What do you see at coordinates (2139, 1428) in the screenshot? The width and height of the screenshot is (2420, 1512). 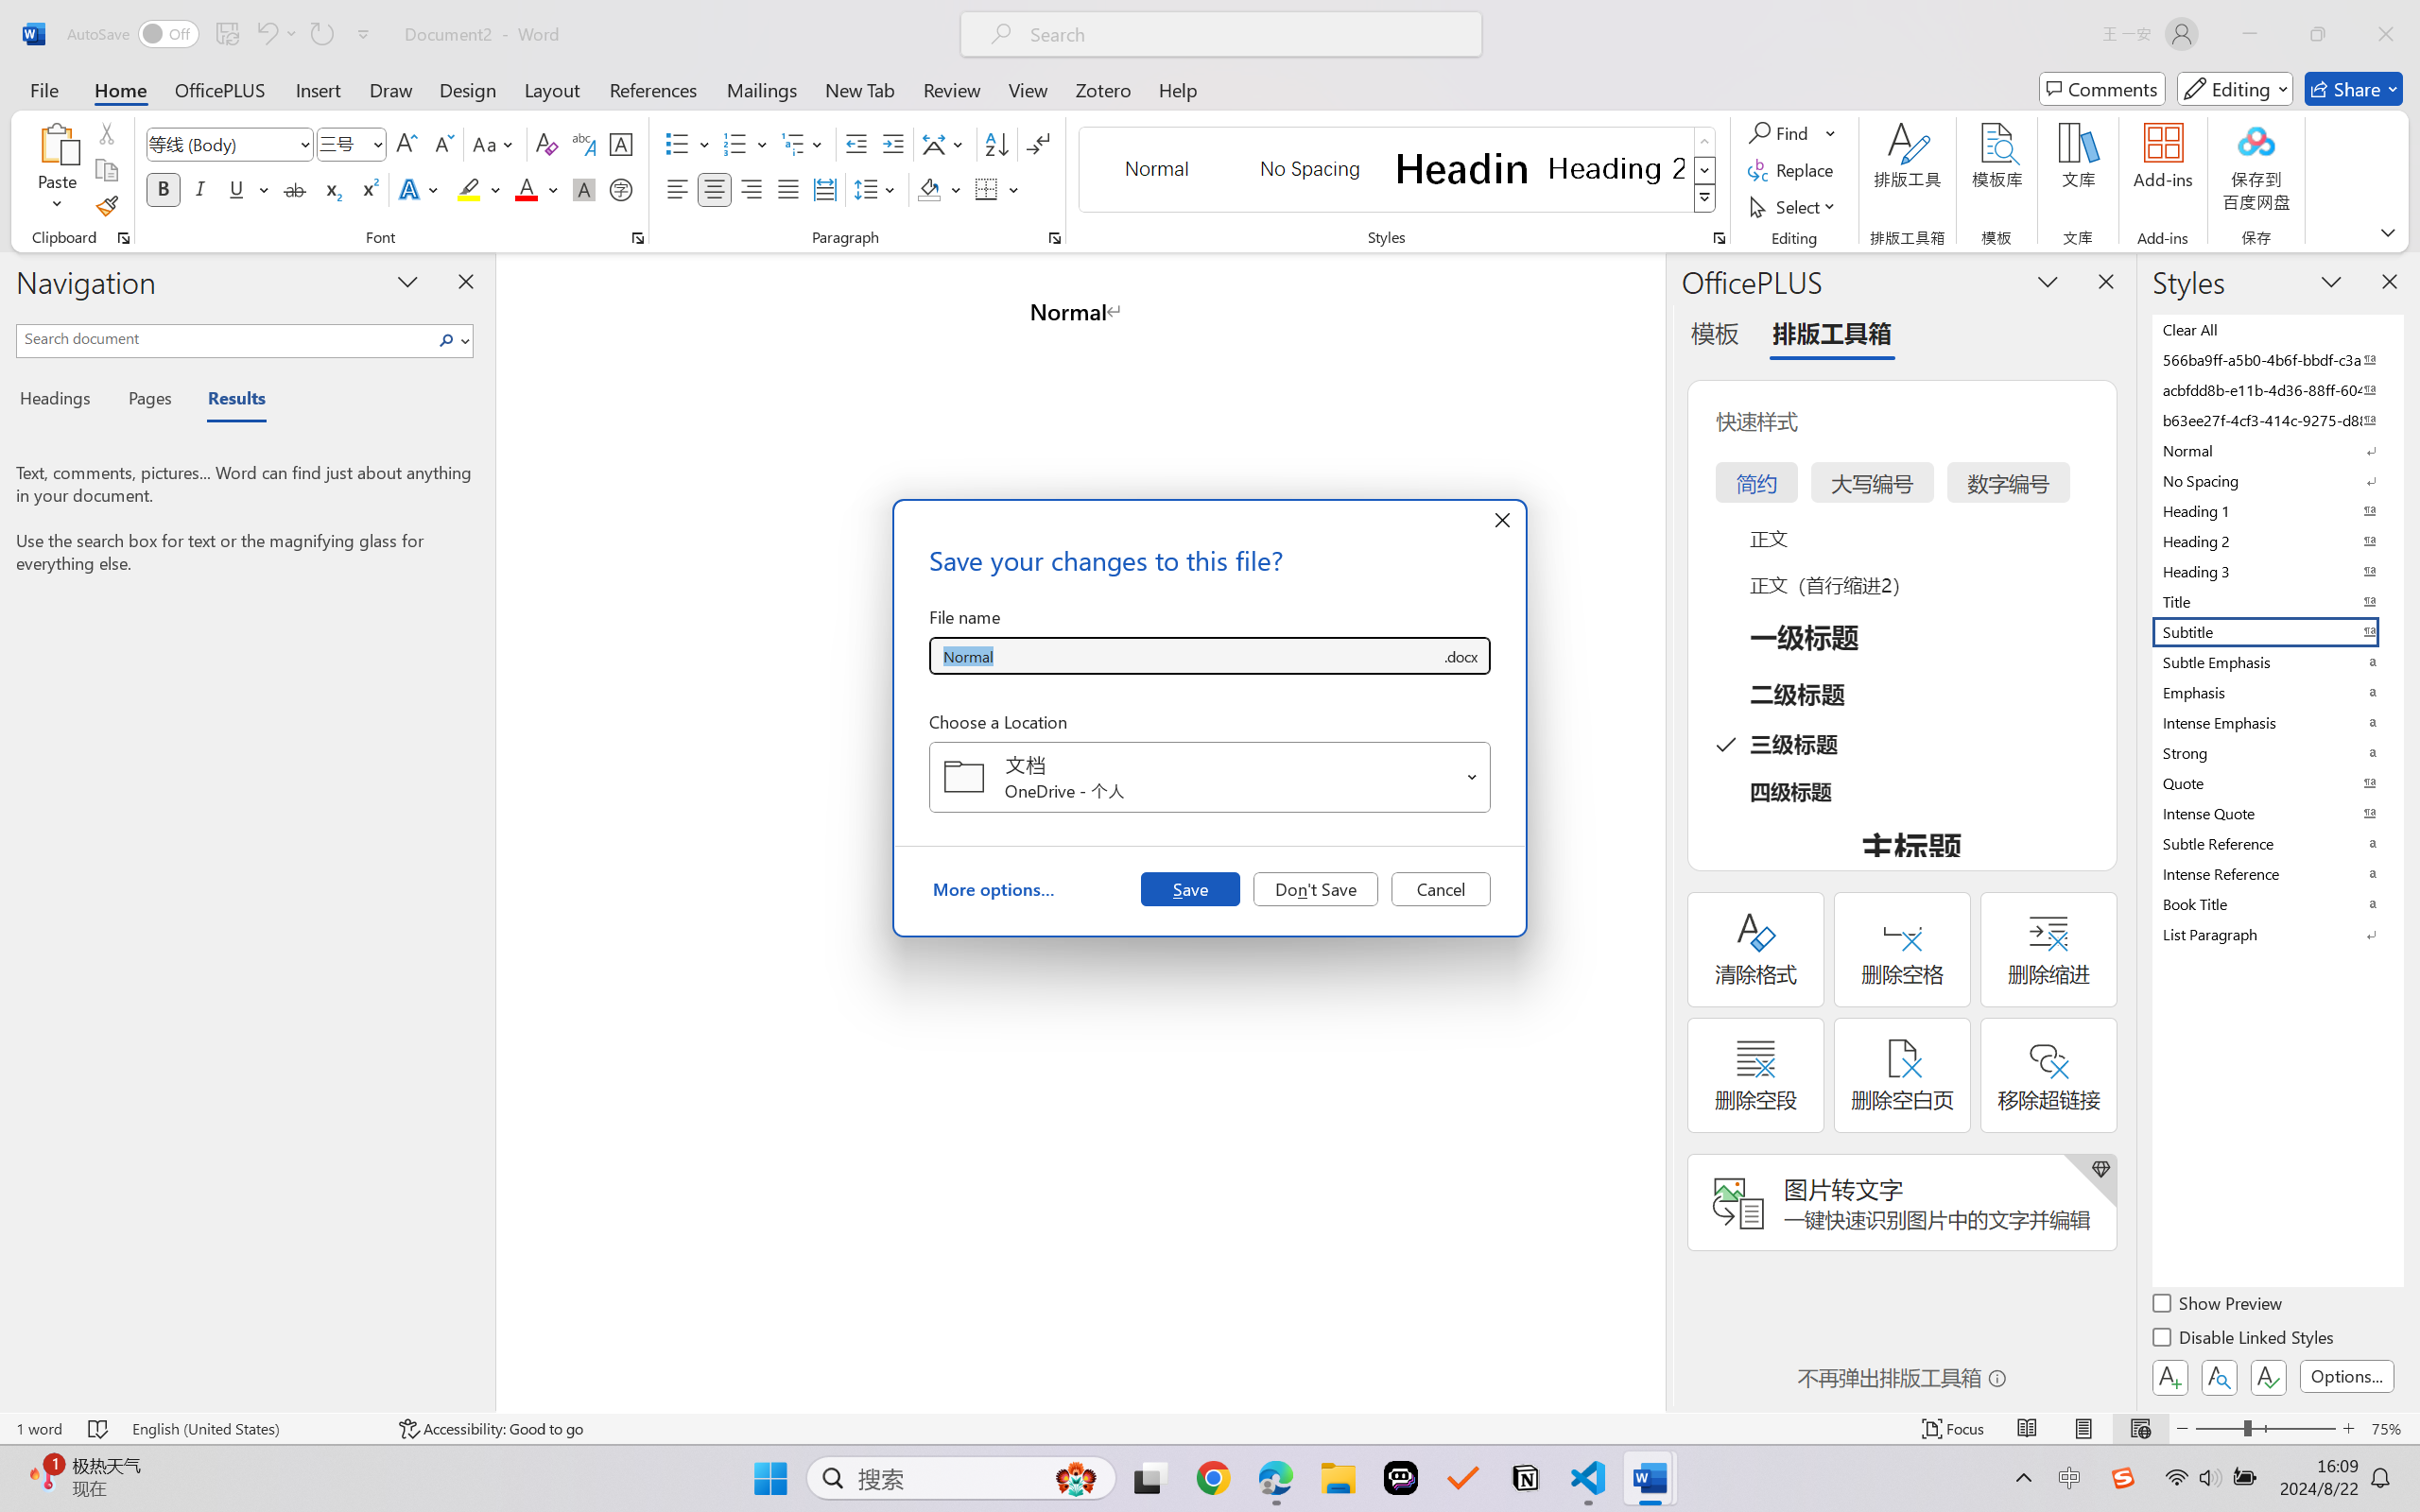 I see `'Web Layout'` at bounding box center [2139, 1428].